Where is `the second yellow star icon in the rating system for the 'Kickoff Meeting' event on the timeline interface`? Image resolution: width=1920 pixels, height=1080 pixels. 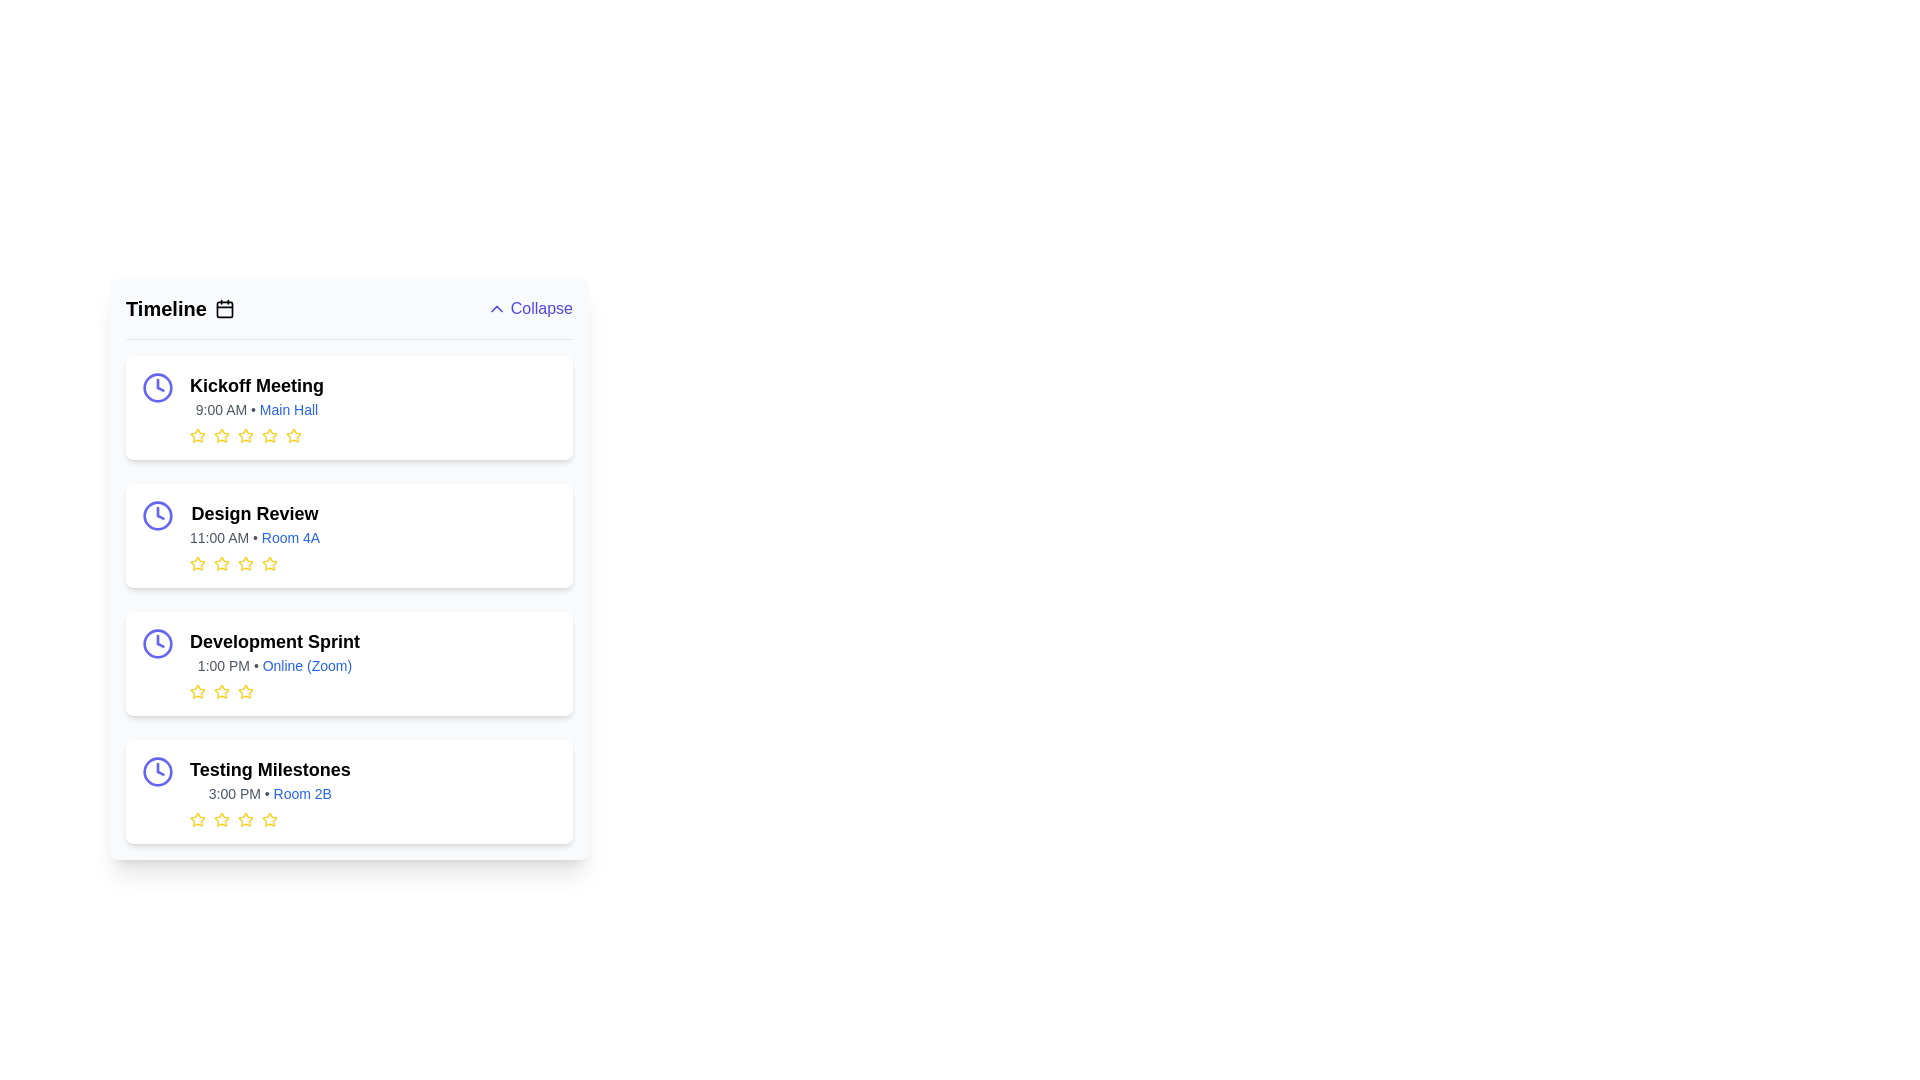 the second yellow star icon in the rating system for the 'Kickoff Meeting' event on the timeline interface is located at coordinates (221, 434).